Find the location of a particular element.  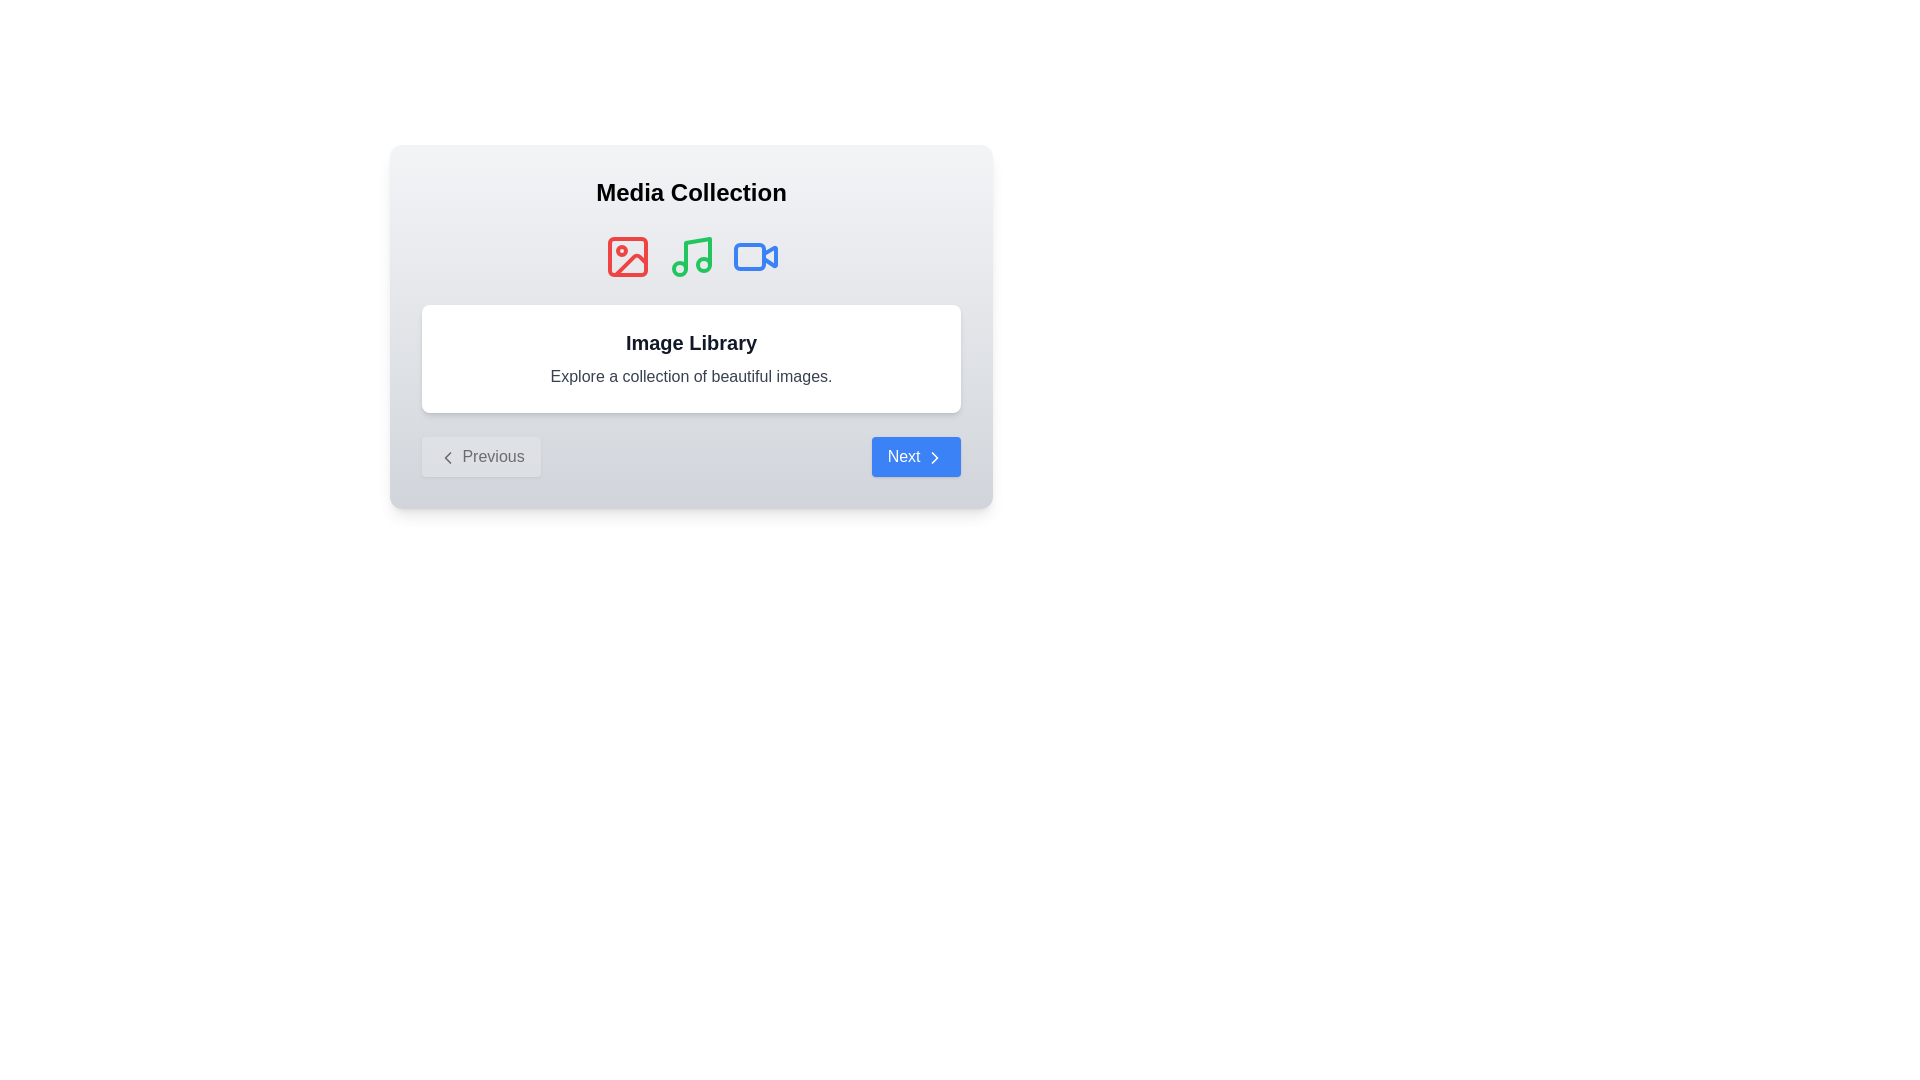

the music icon to select the corresponding media library is located at coordinates (691, 256).